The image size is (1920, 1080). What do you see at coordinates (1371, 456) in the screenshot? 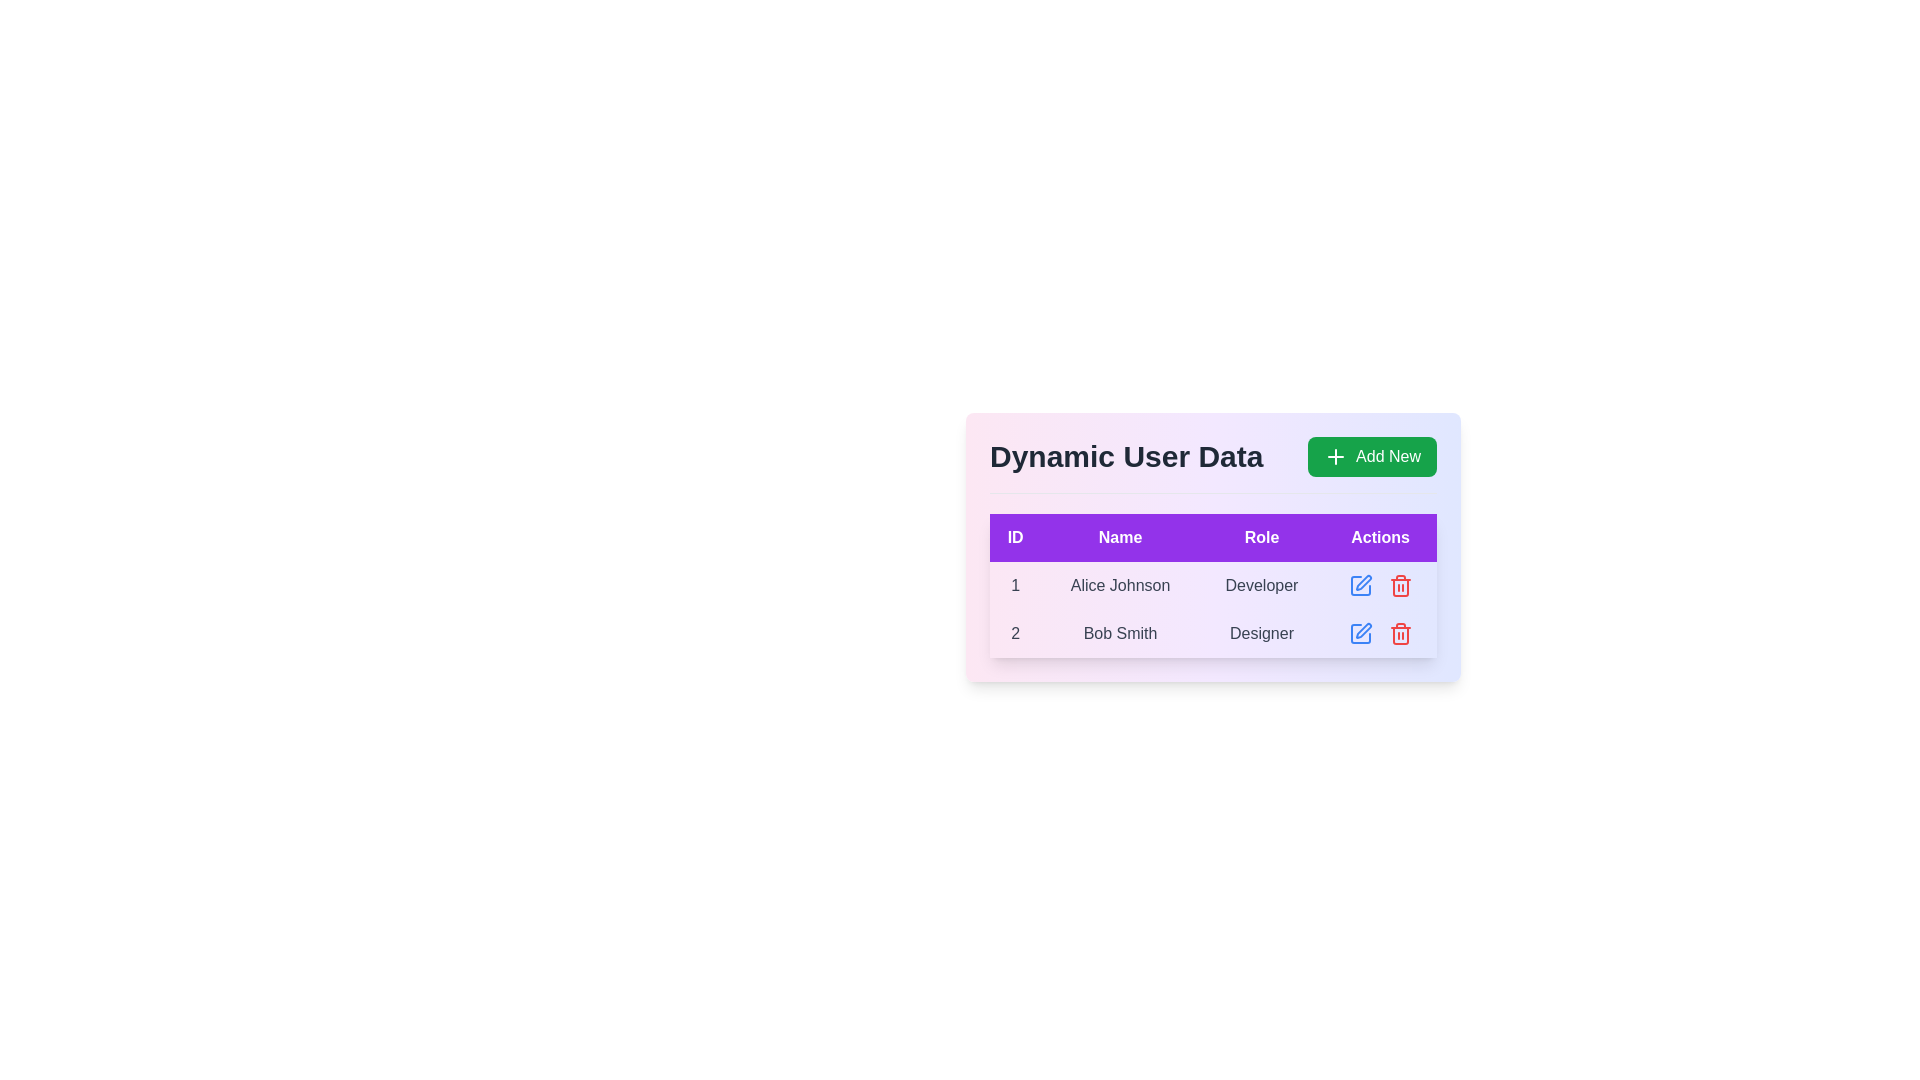
I see `the 'Add New' button` at bounding box center [1371, 456].